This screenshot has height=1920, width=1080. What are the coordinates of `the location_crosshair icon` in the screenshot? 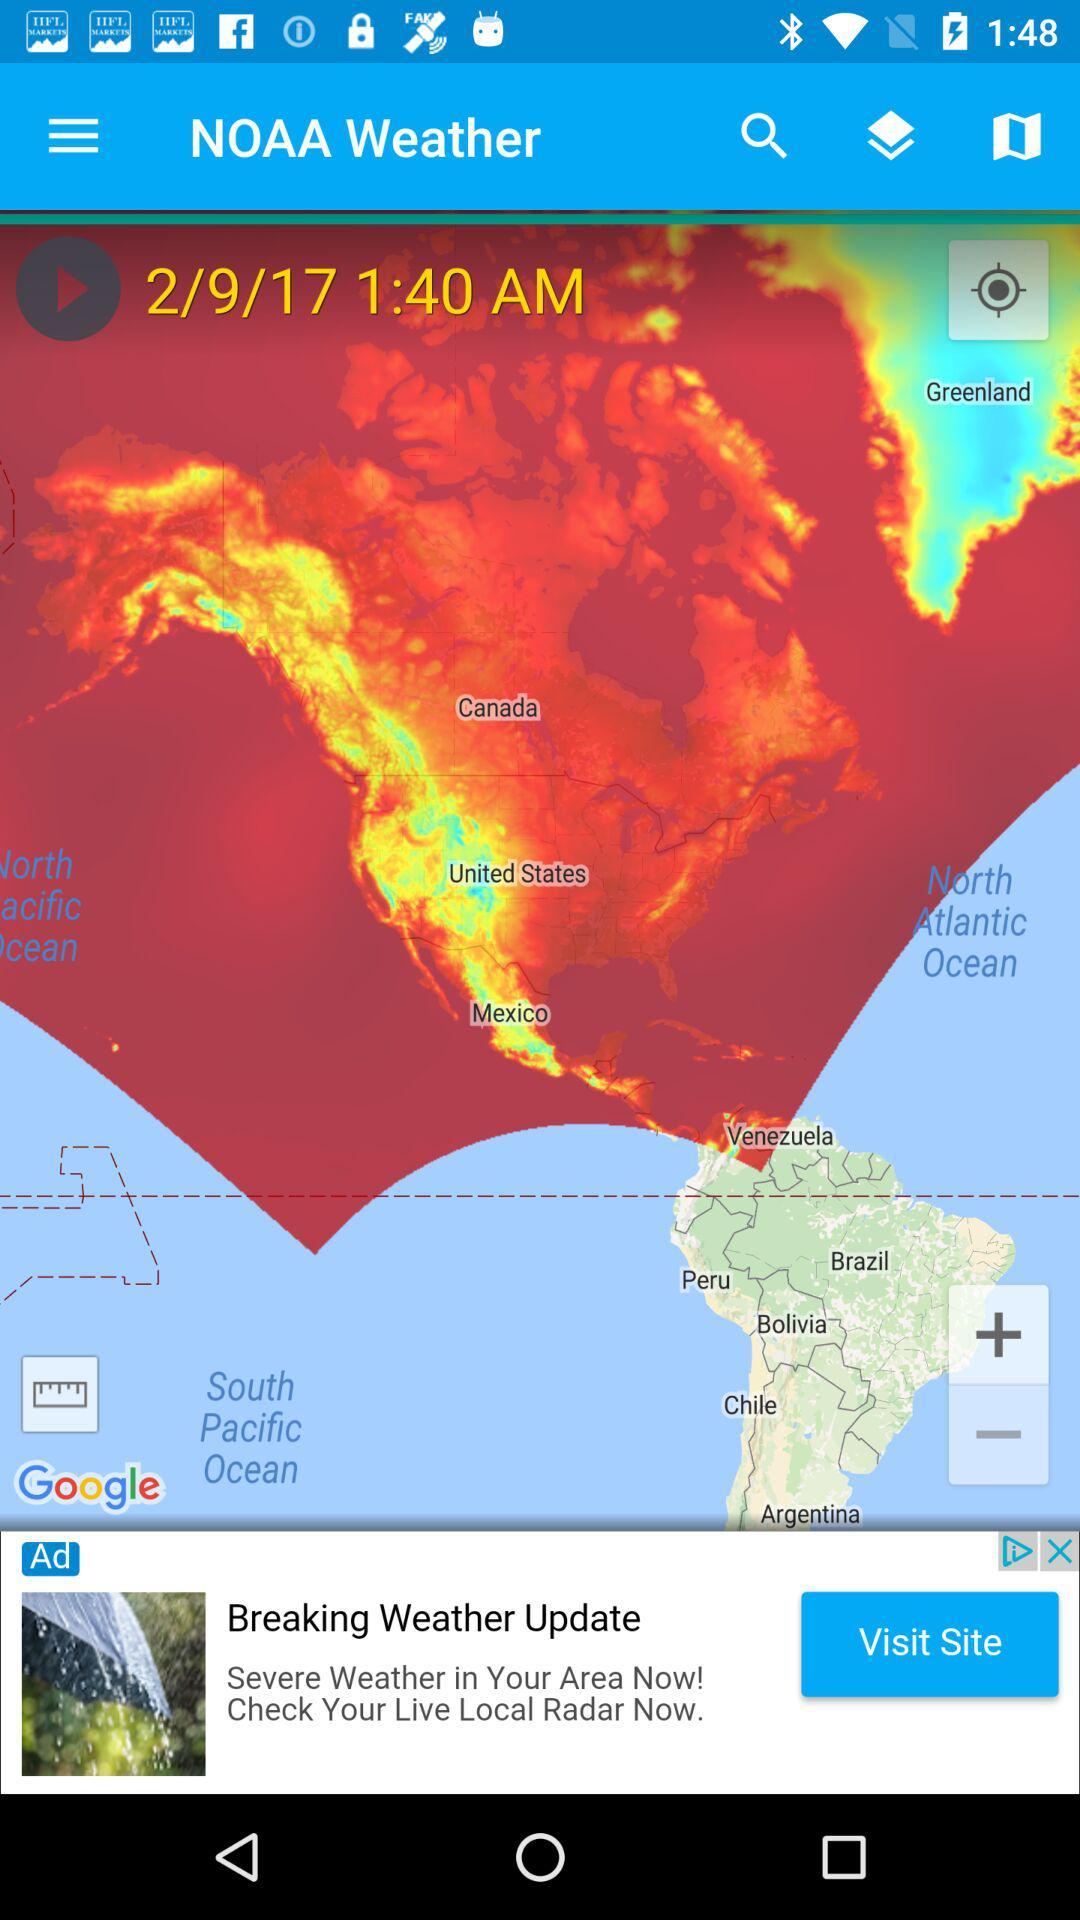 It's located at (998, 290).